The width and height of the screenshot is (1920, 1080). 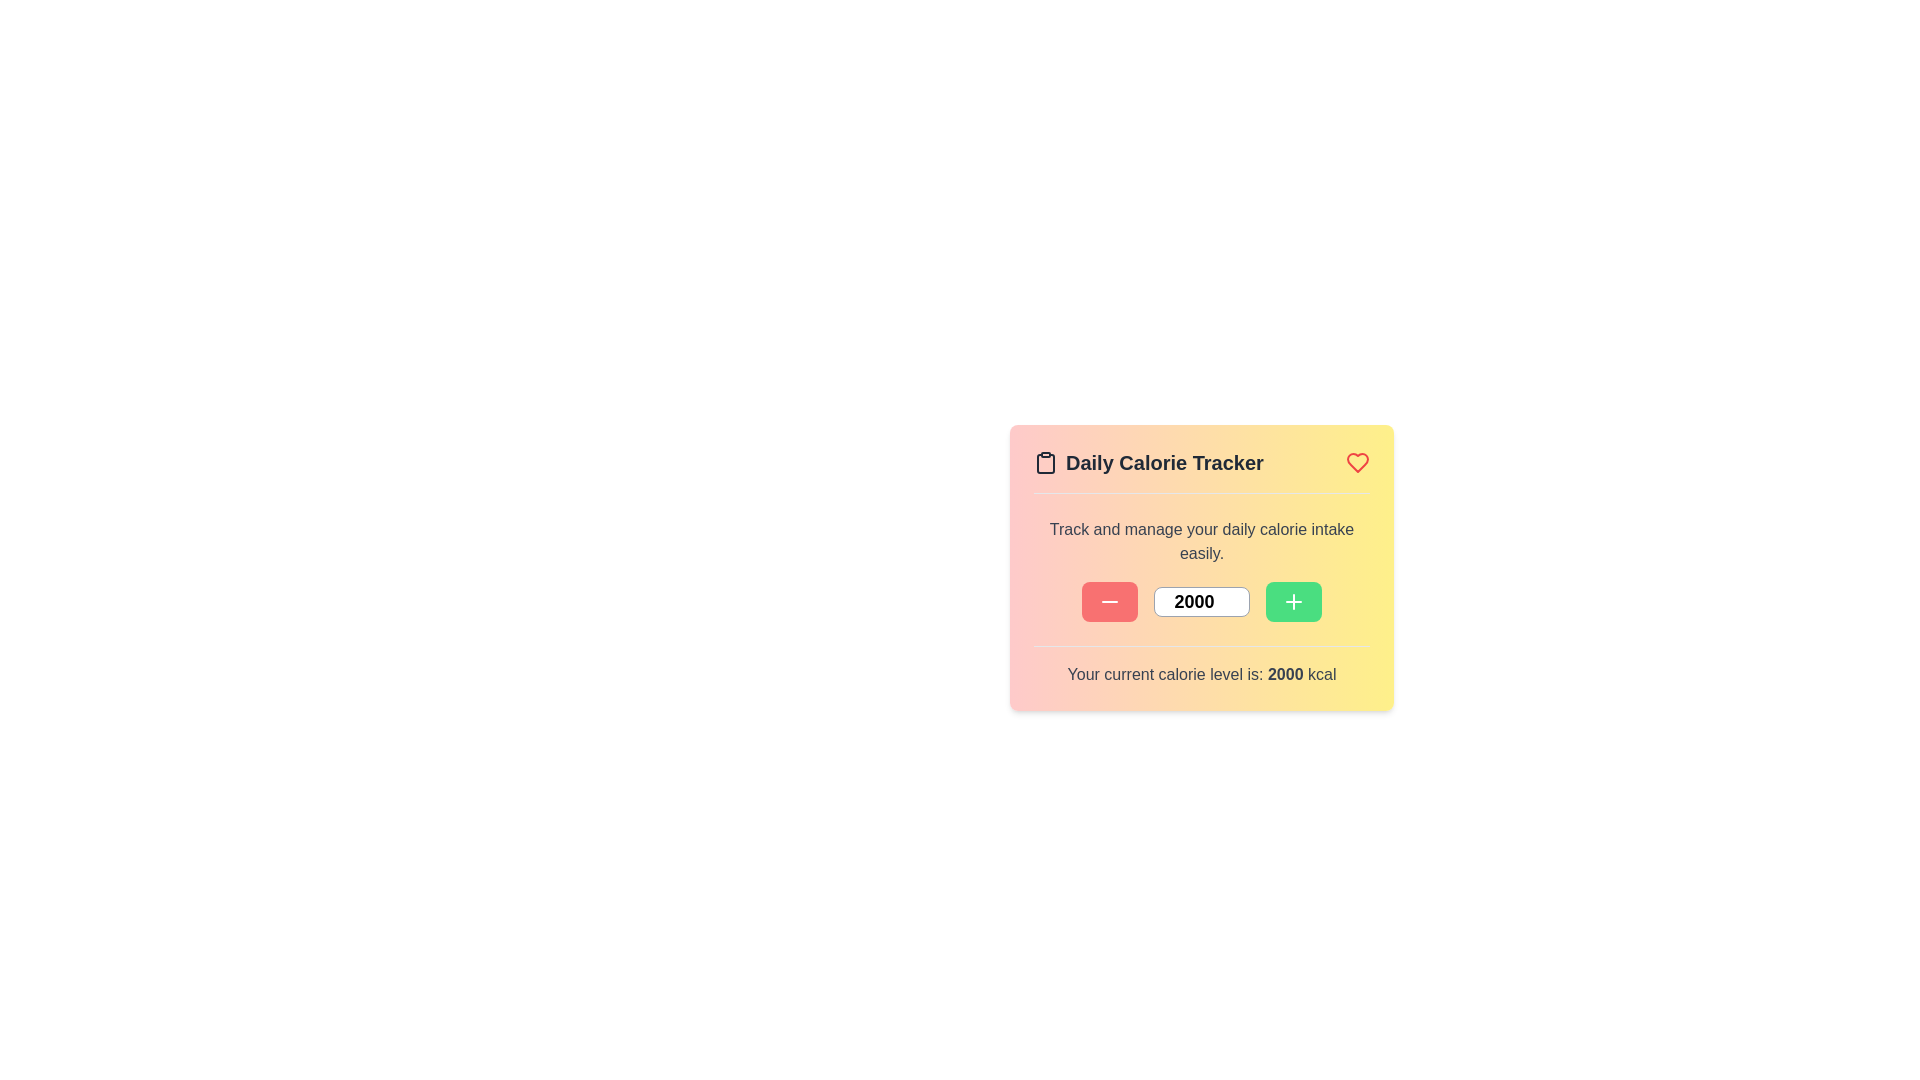 I want to click on the heart-shaped icon outlined in red located in the top right corner of the 'Daily Calorie Tracker' header, so click(x=1358, y=462).